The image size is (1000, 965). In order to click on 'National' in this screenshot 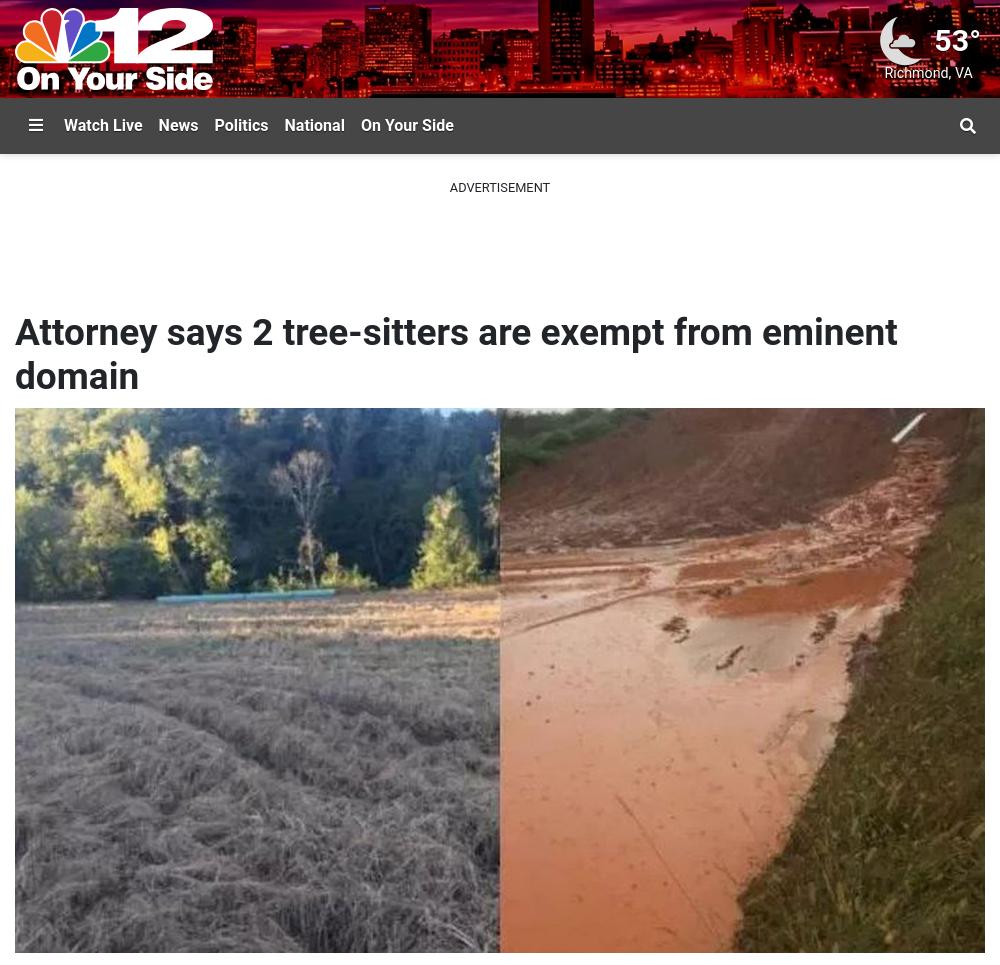, I will do `click(313, 124)`.